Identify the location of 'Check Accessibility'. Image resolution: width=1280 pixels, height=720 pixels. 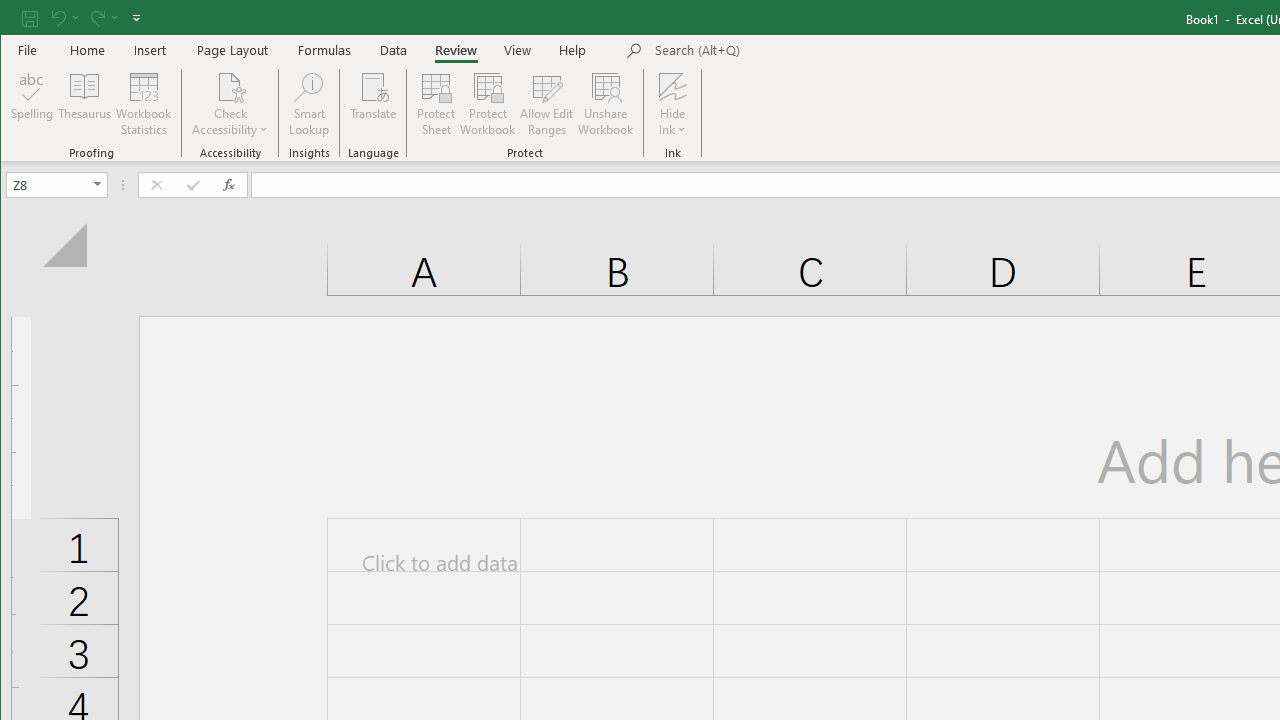
(230, 85).